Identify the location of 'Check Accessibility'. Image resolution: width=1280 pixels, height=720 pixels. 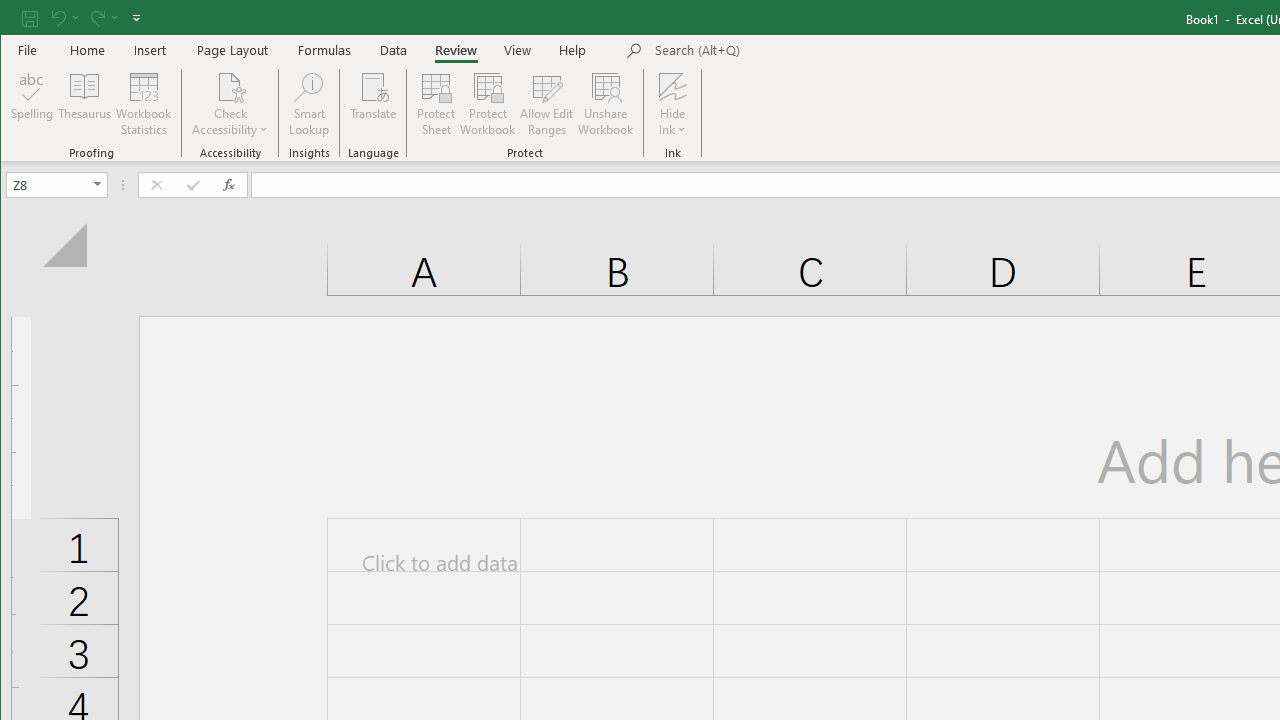
(230, 85).